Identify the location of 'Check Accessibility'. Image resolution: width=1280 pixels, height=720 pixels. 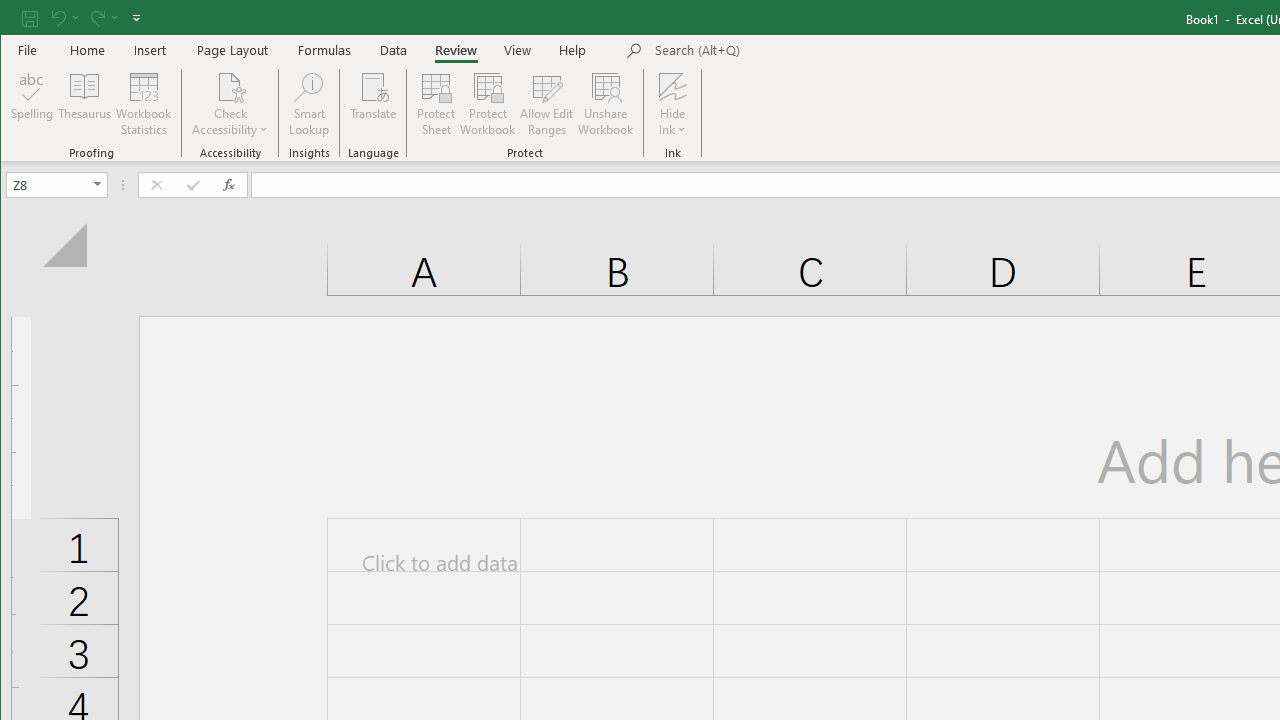
(230, 85).